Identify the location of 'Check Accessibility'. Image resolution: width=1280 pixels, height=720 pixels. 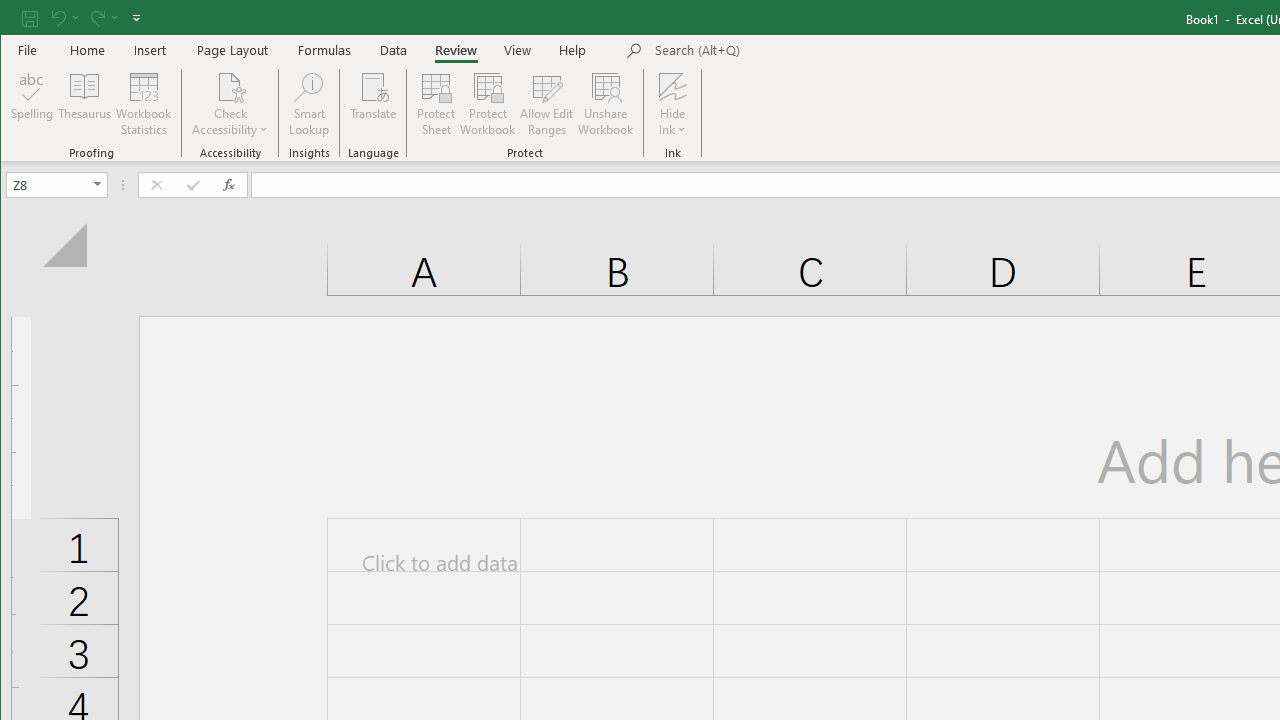
(230, 85).